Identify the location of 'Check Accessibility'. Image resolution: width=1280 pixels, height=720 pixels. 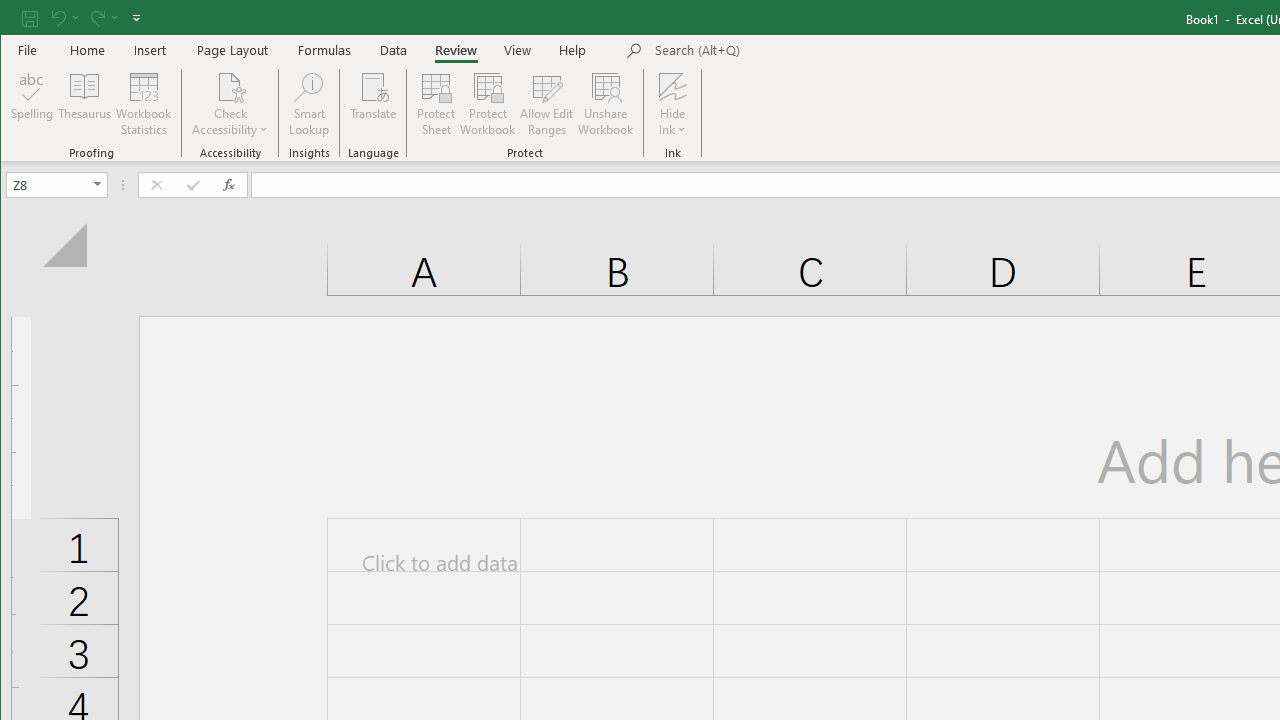
(230, 85).